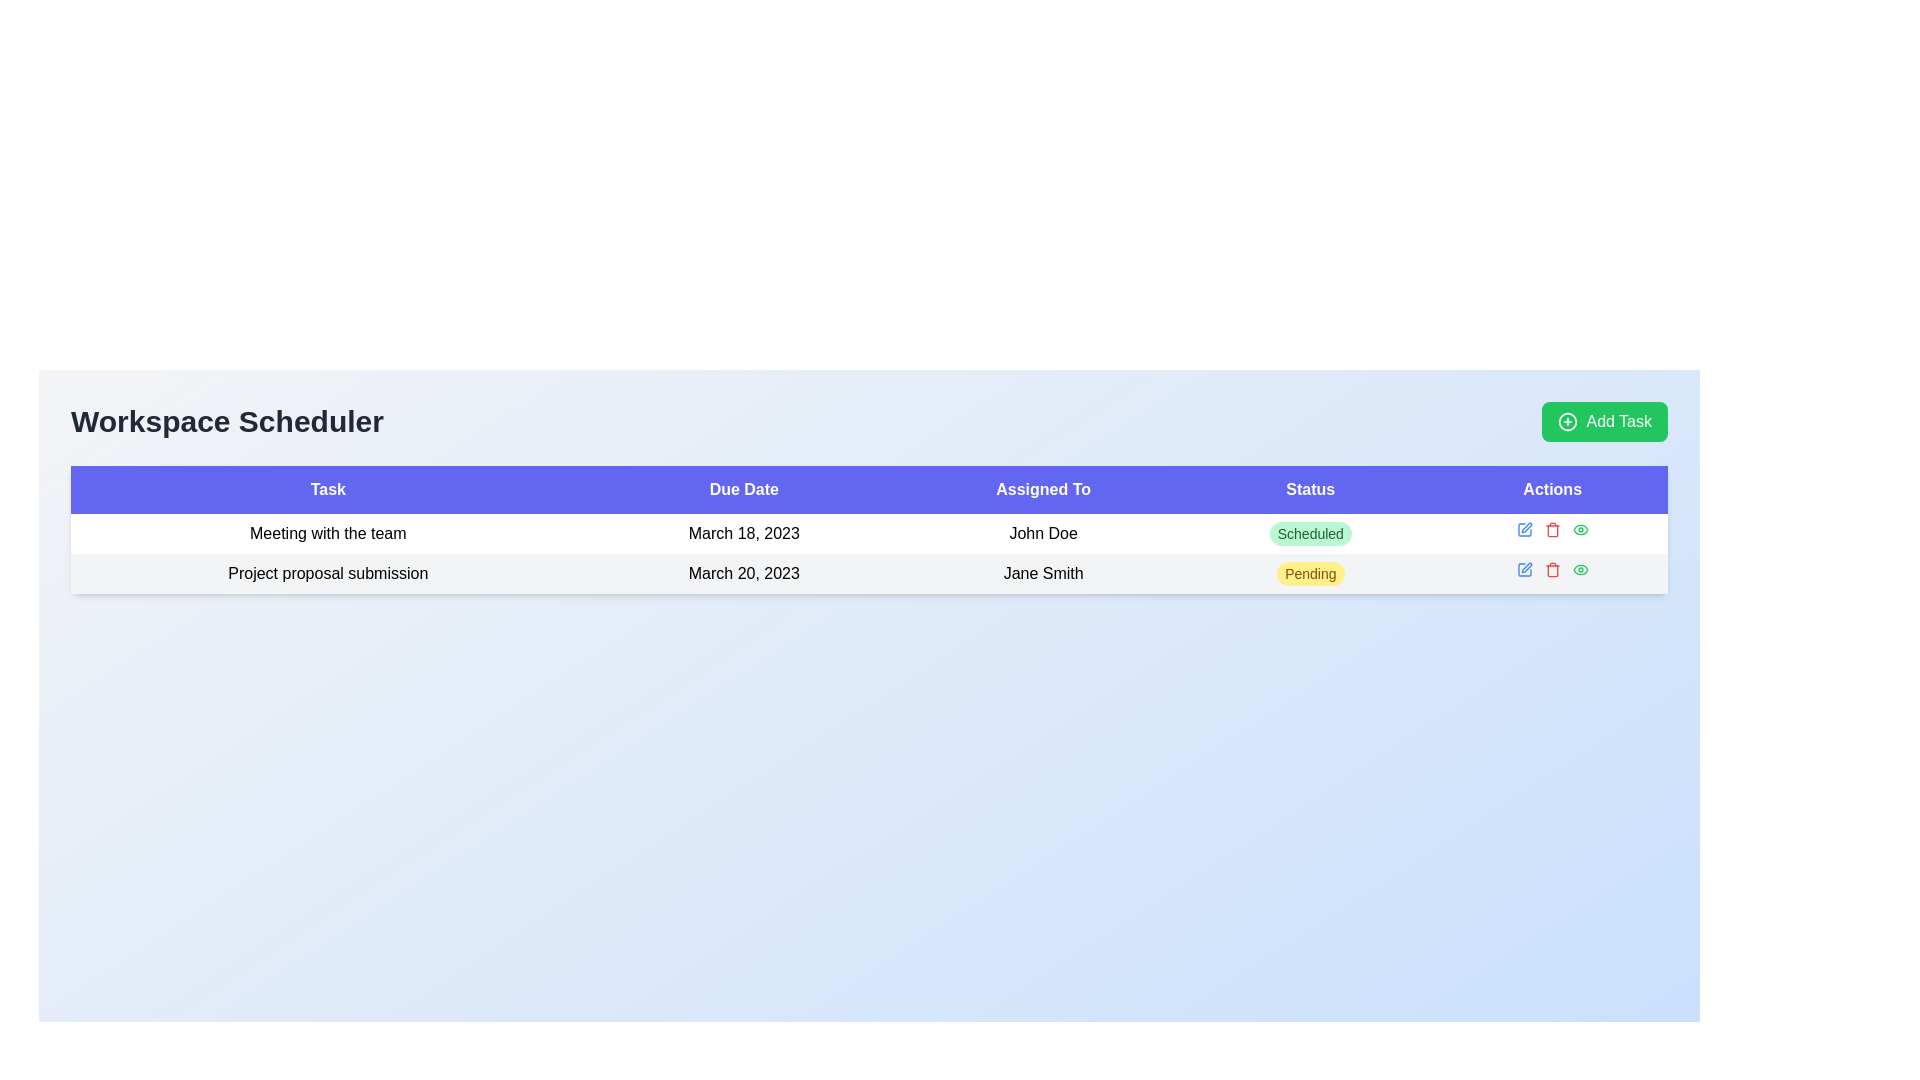 The image size is (1920, 1080). Describe the element at coordinates (1551, 530) in the screenshot. I see `the trash bin icon located in the 'Actions' column of the 'Project proposal submission' task row` at that location.